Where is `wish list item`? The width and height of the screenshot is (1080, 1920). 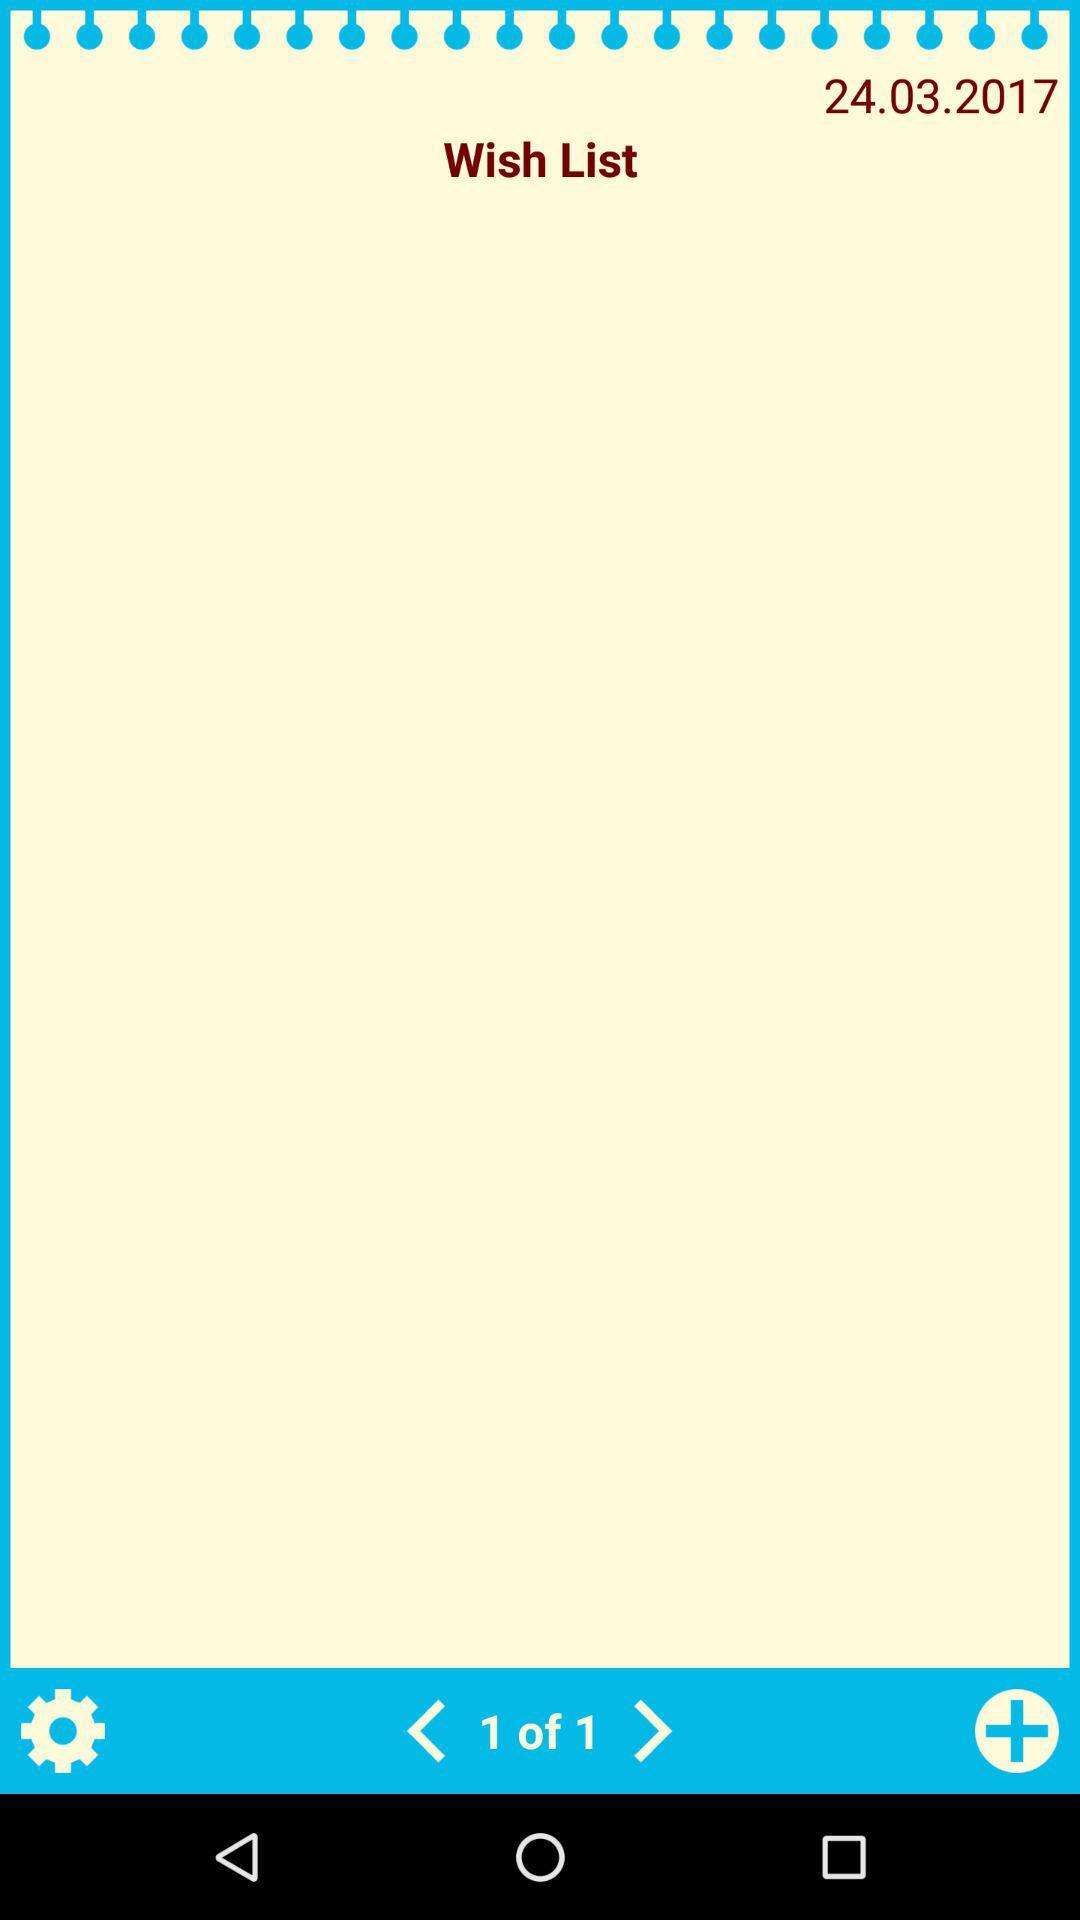
wish list item is located at coordinates (540, 157).